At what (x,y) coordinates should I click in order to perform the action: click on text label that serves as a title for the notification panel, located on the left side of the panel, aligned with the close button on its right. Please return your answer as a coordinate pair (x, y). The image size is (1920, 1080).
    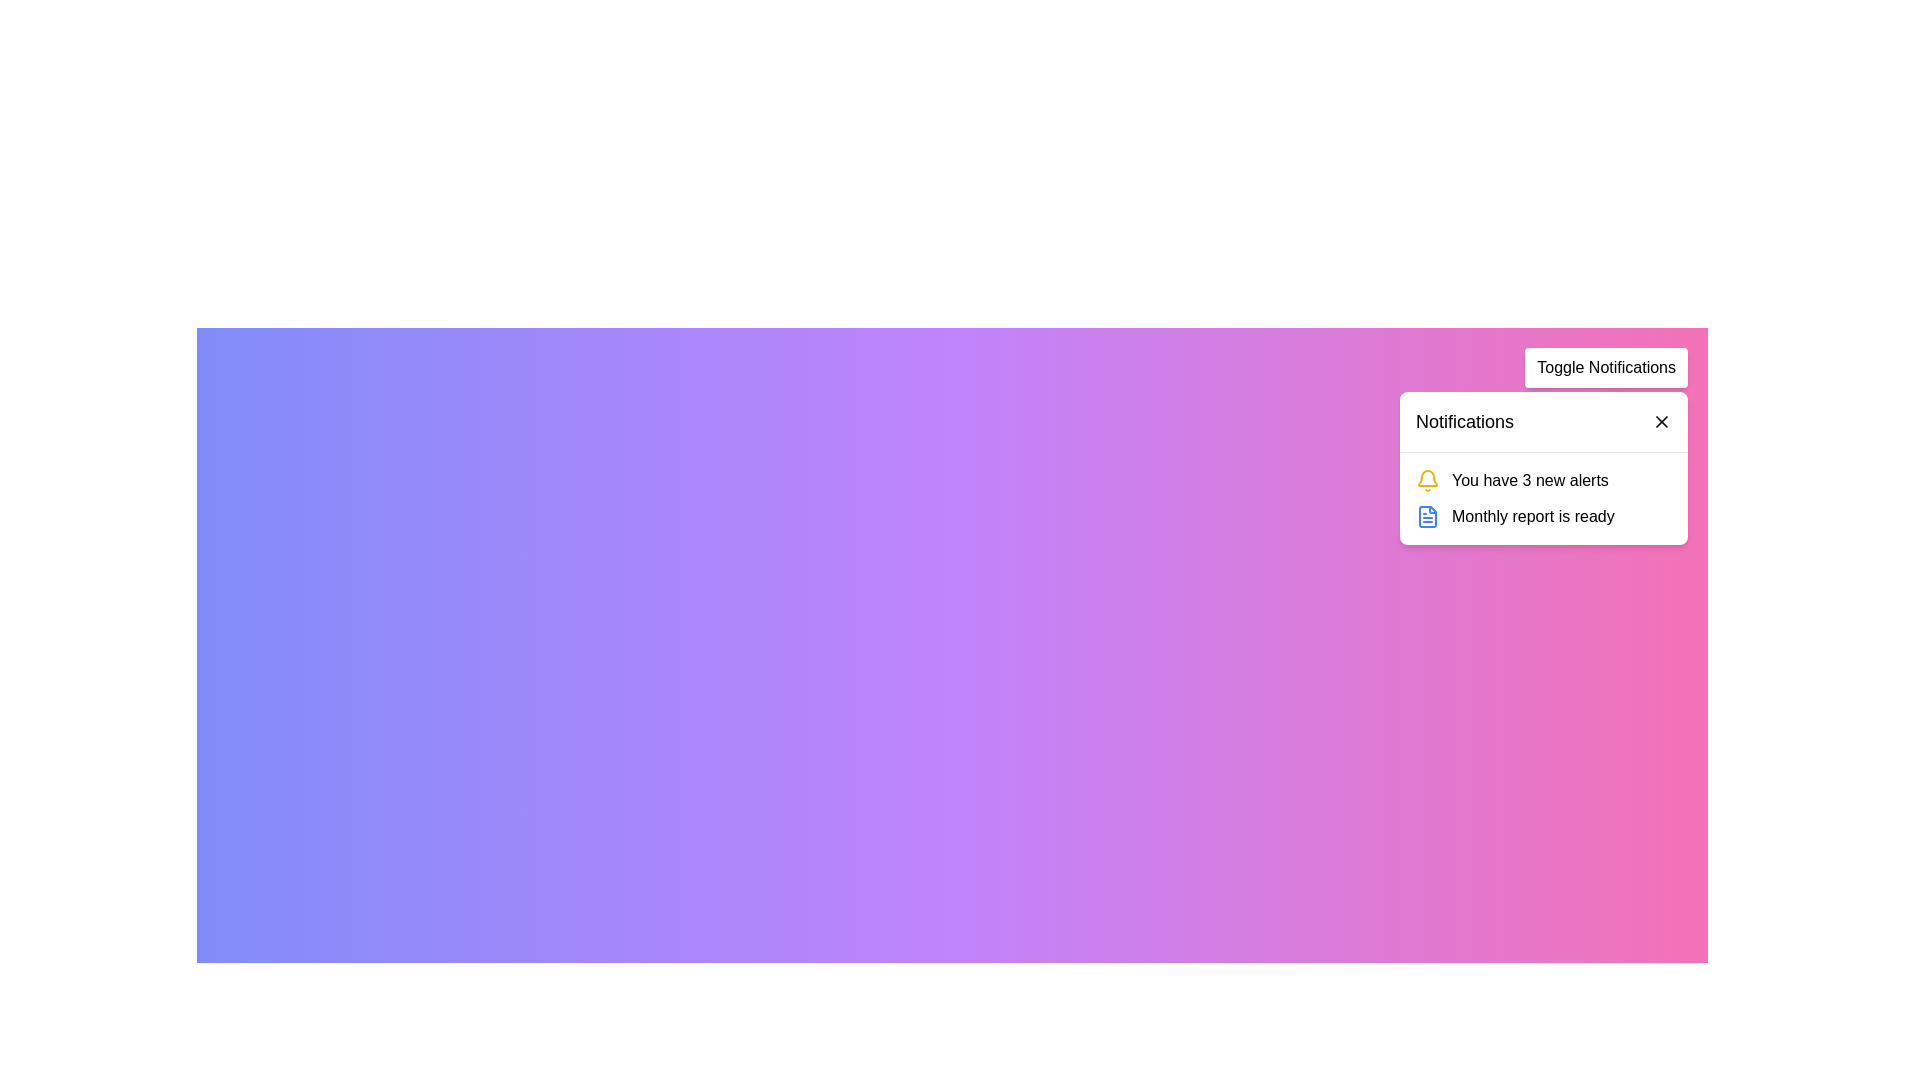
    Looking at the image, I should click on (1464, 420).